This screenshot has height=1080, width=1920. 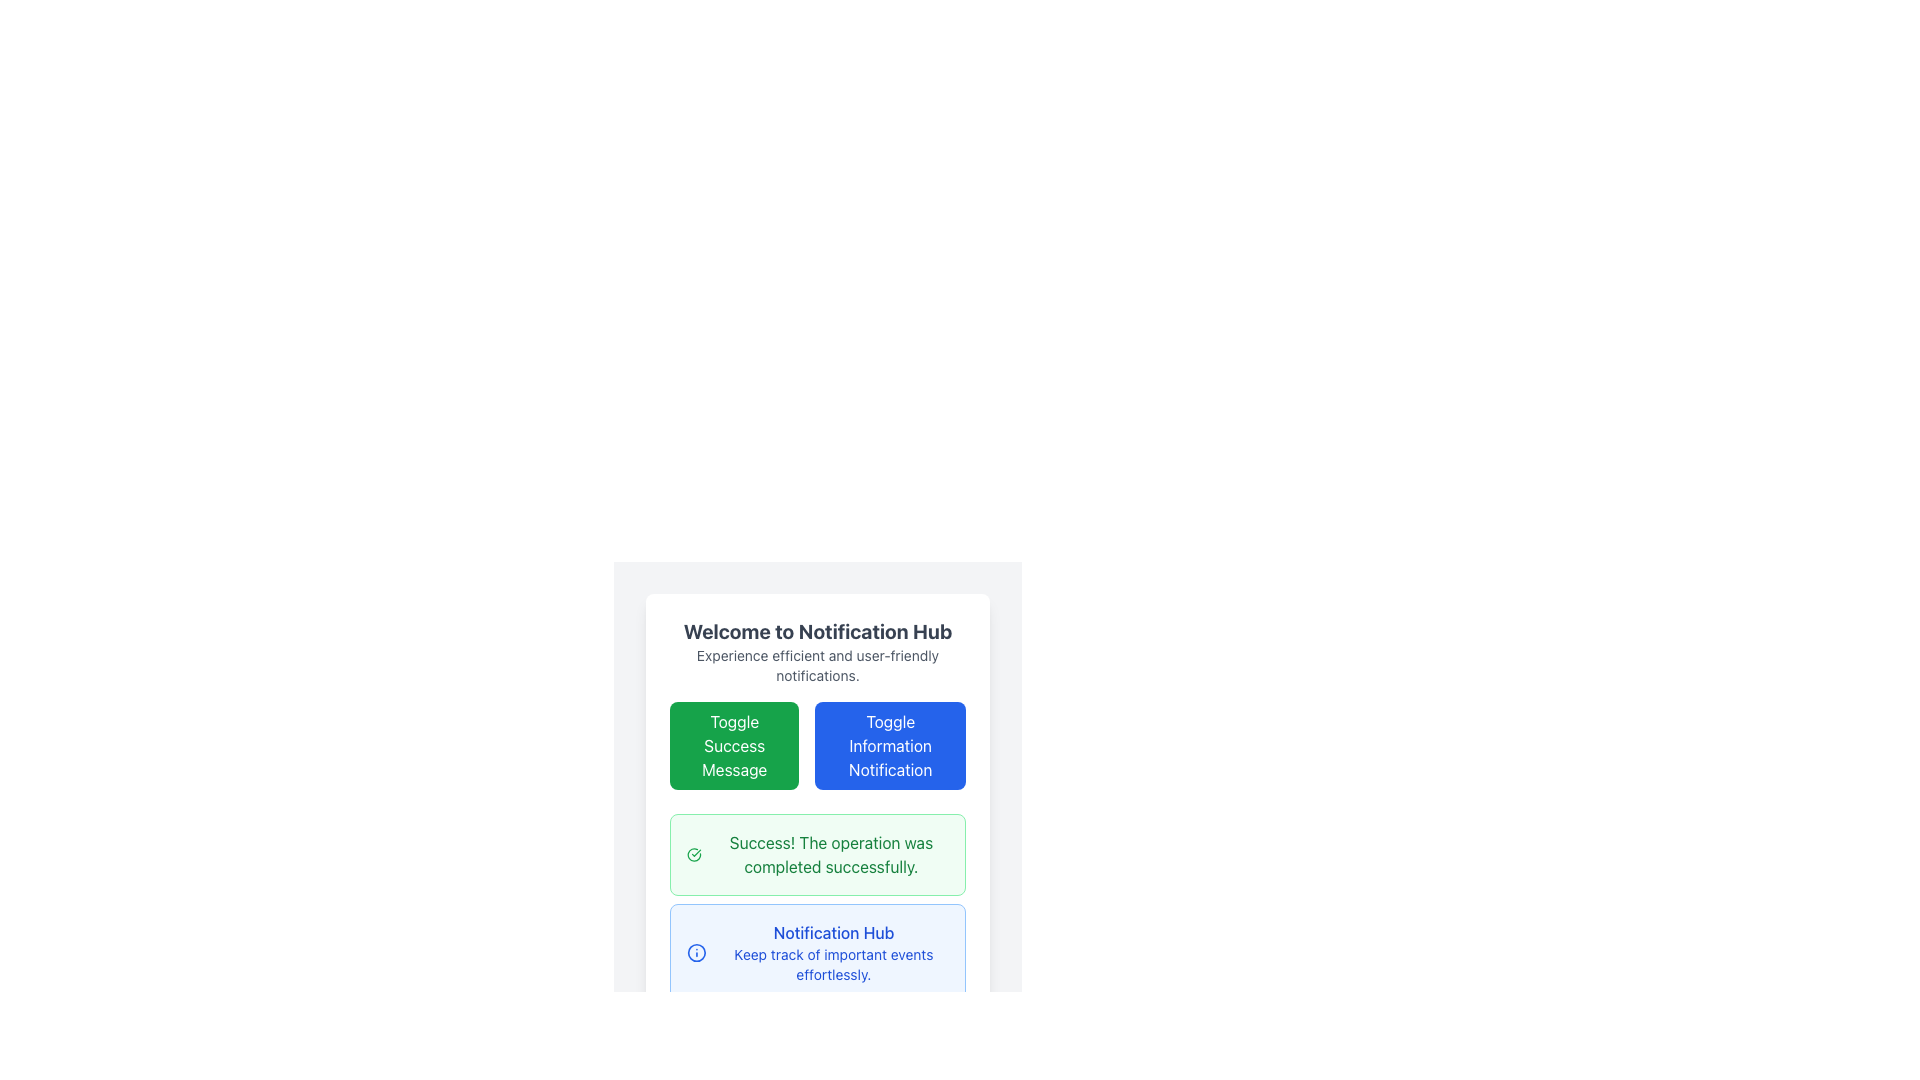 What do you see at coordinates (733, 745) in the screenshot?
I see `the left button that toggles the display of a success message notification, located below the heading and above the notification sections` at bounding box center [733, 745].